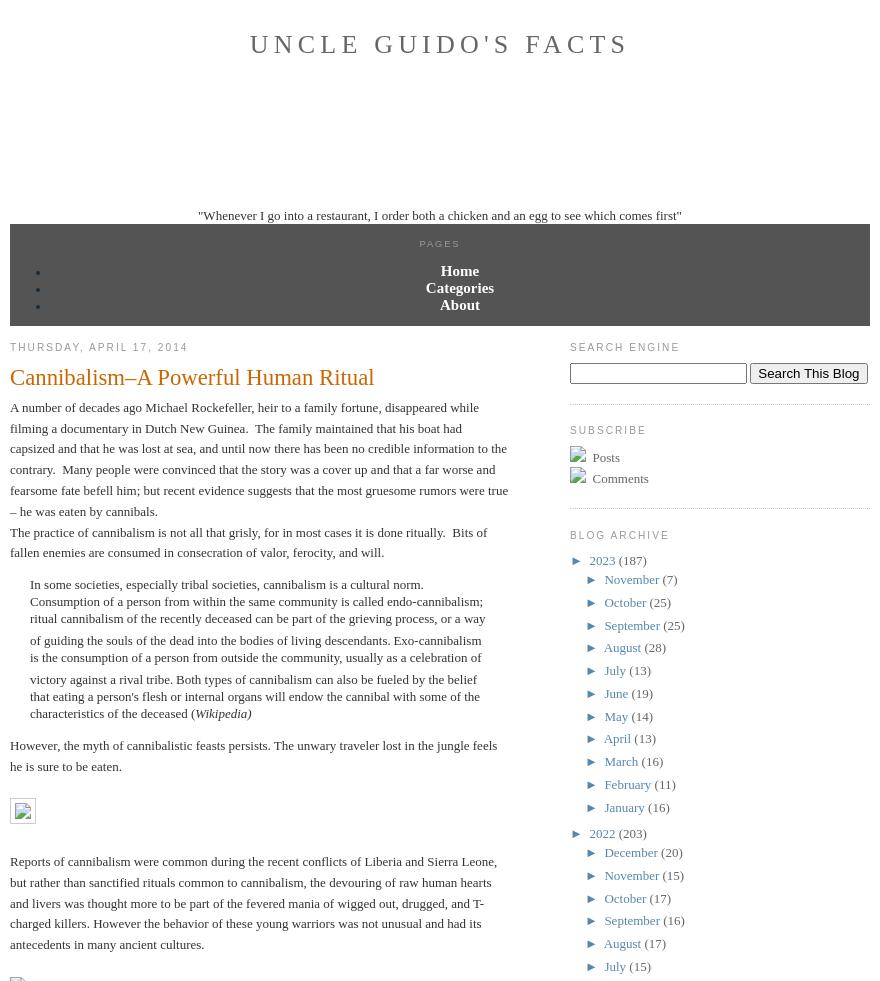 The image size is (880, 981). Describe the element at coordinates (641, 692) in the screenshot. I see `'(19)'` at that location.